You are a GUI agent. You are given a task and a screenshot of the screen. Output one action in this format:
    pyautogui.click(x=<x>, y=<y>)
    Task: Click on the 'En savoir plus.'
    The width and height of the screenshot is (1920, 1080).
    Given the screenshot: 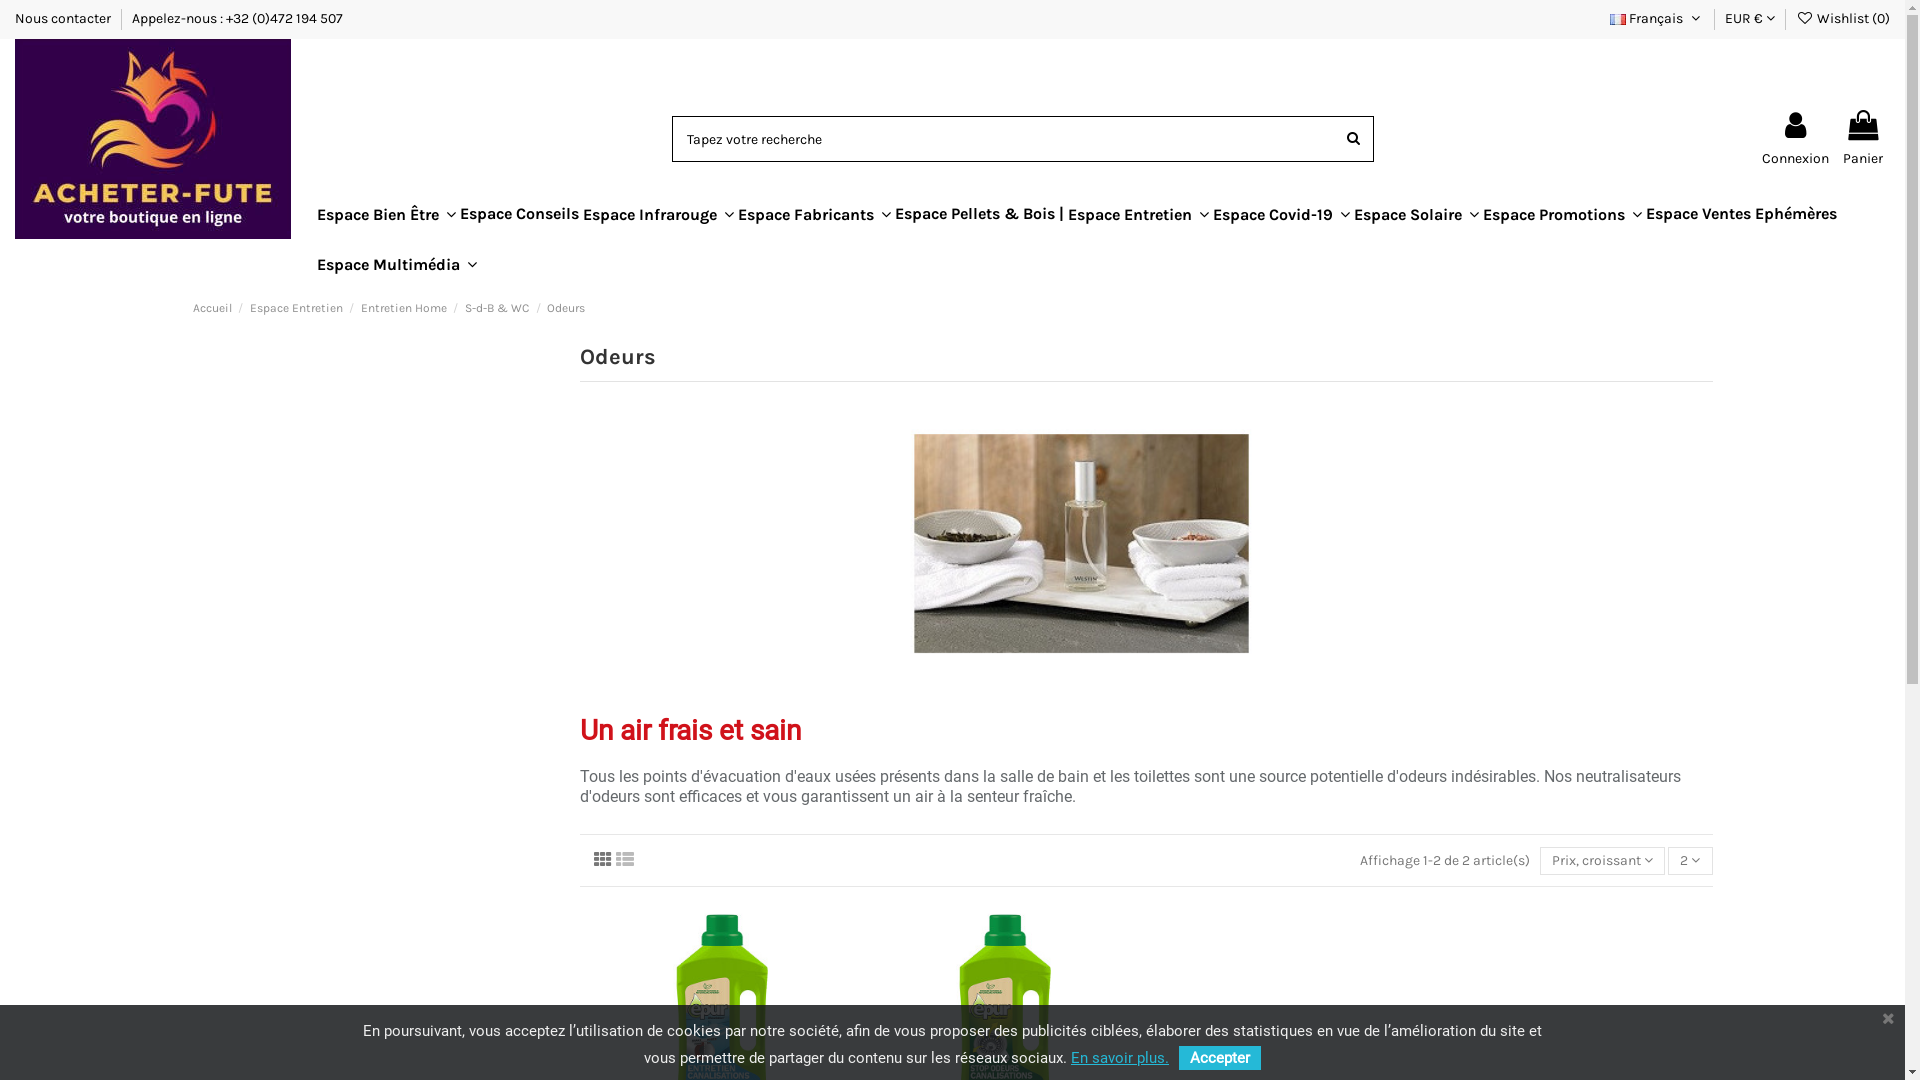 What is the action you would take?
    pyautogui.click(x=1118, y=1055)
    